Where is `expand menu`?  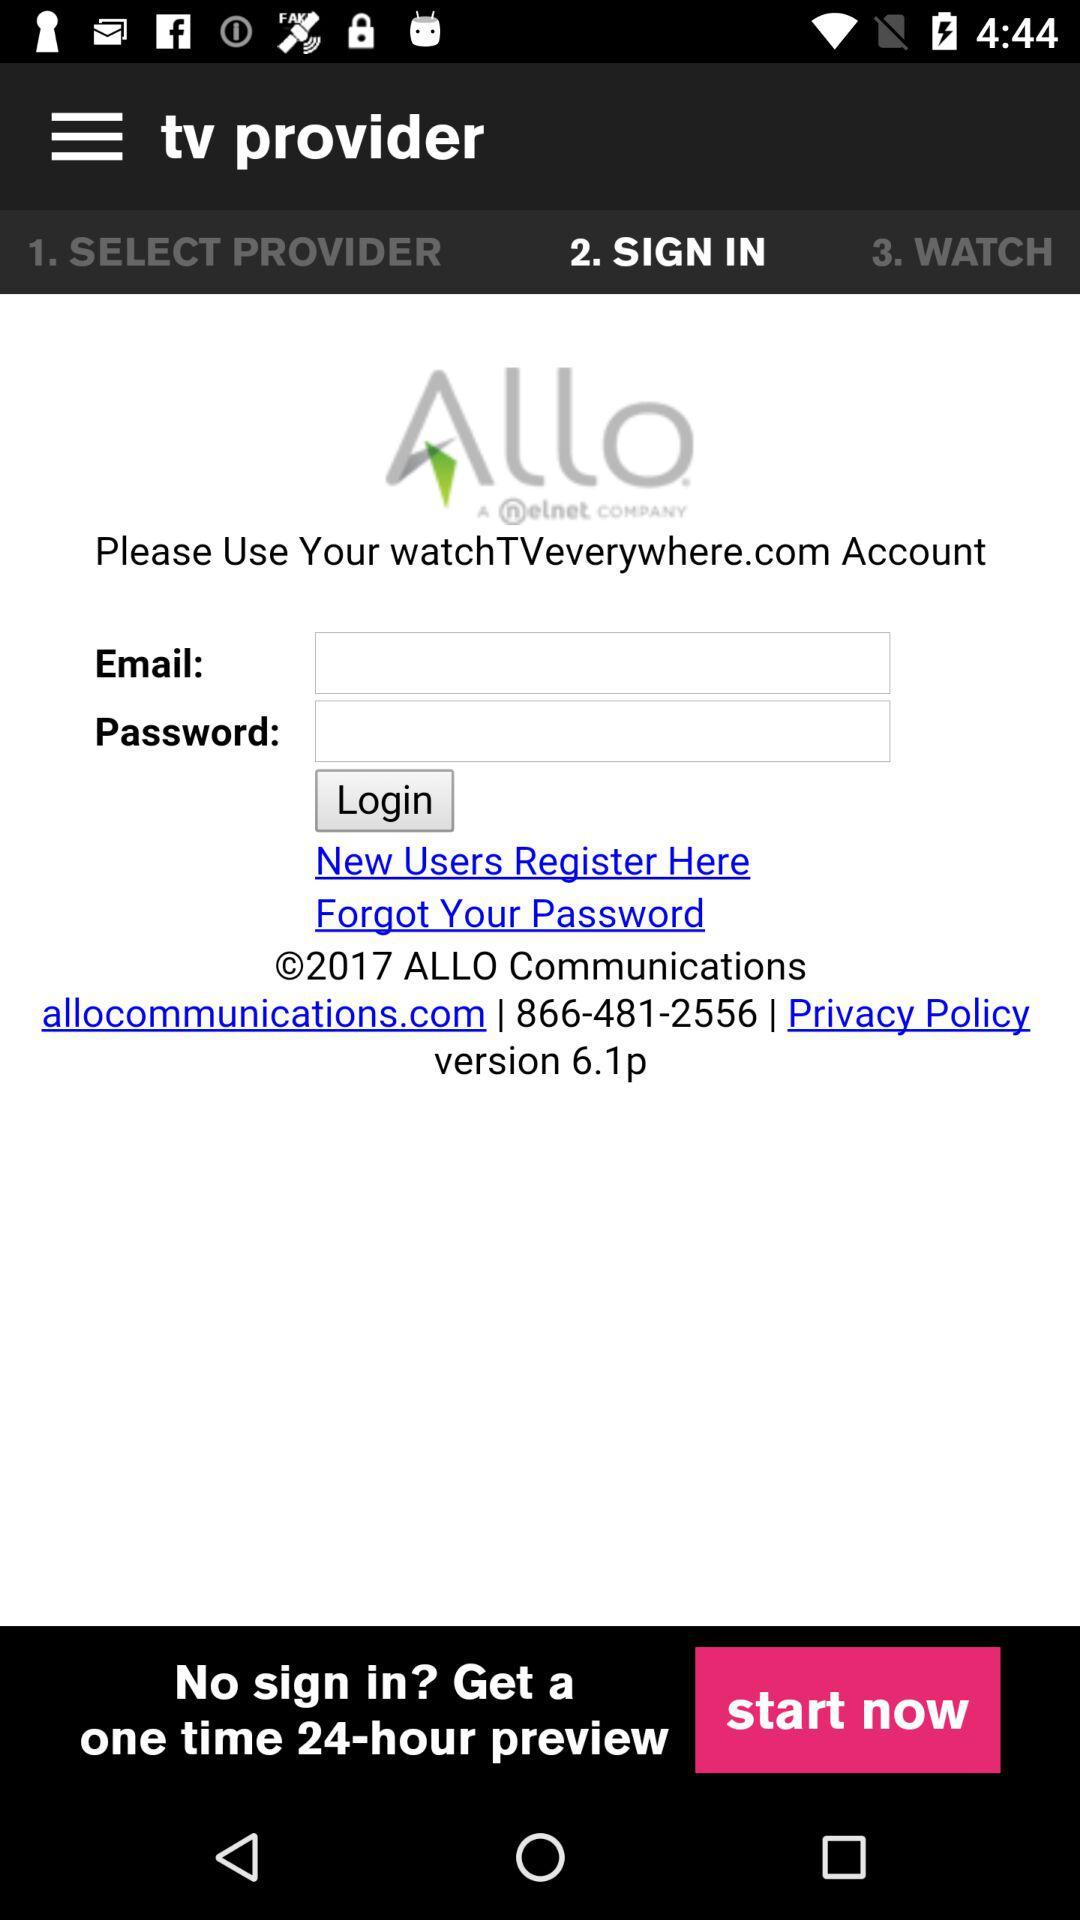 expand menu is located at coordinates (79, 135).